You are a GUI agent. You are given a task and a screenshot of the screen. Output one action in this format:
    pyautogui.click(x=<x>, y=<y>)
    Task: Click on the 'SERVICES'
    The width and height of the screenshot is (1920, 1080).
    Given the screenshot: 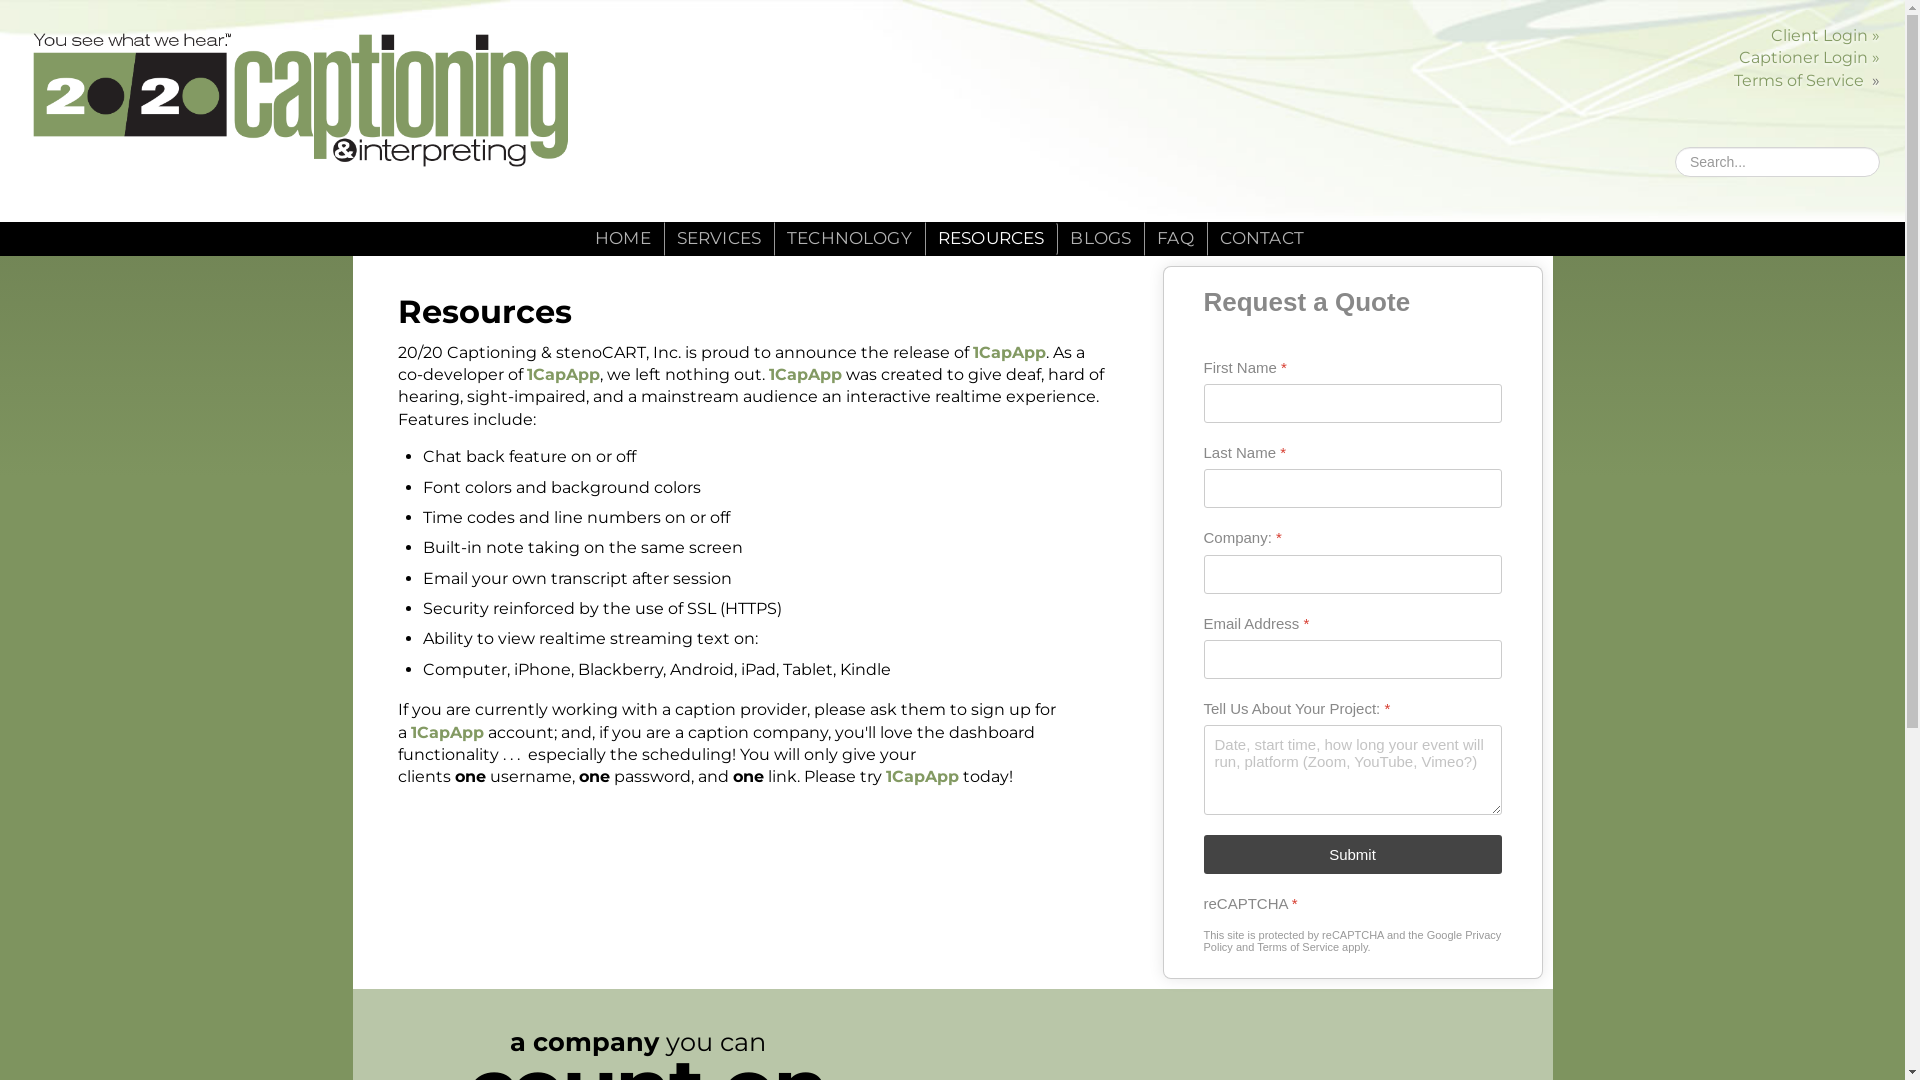 What is the action you would take?
    pyautogui.click(x=719, y=238)
    